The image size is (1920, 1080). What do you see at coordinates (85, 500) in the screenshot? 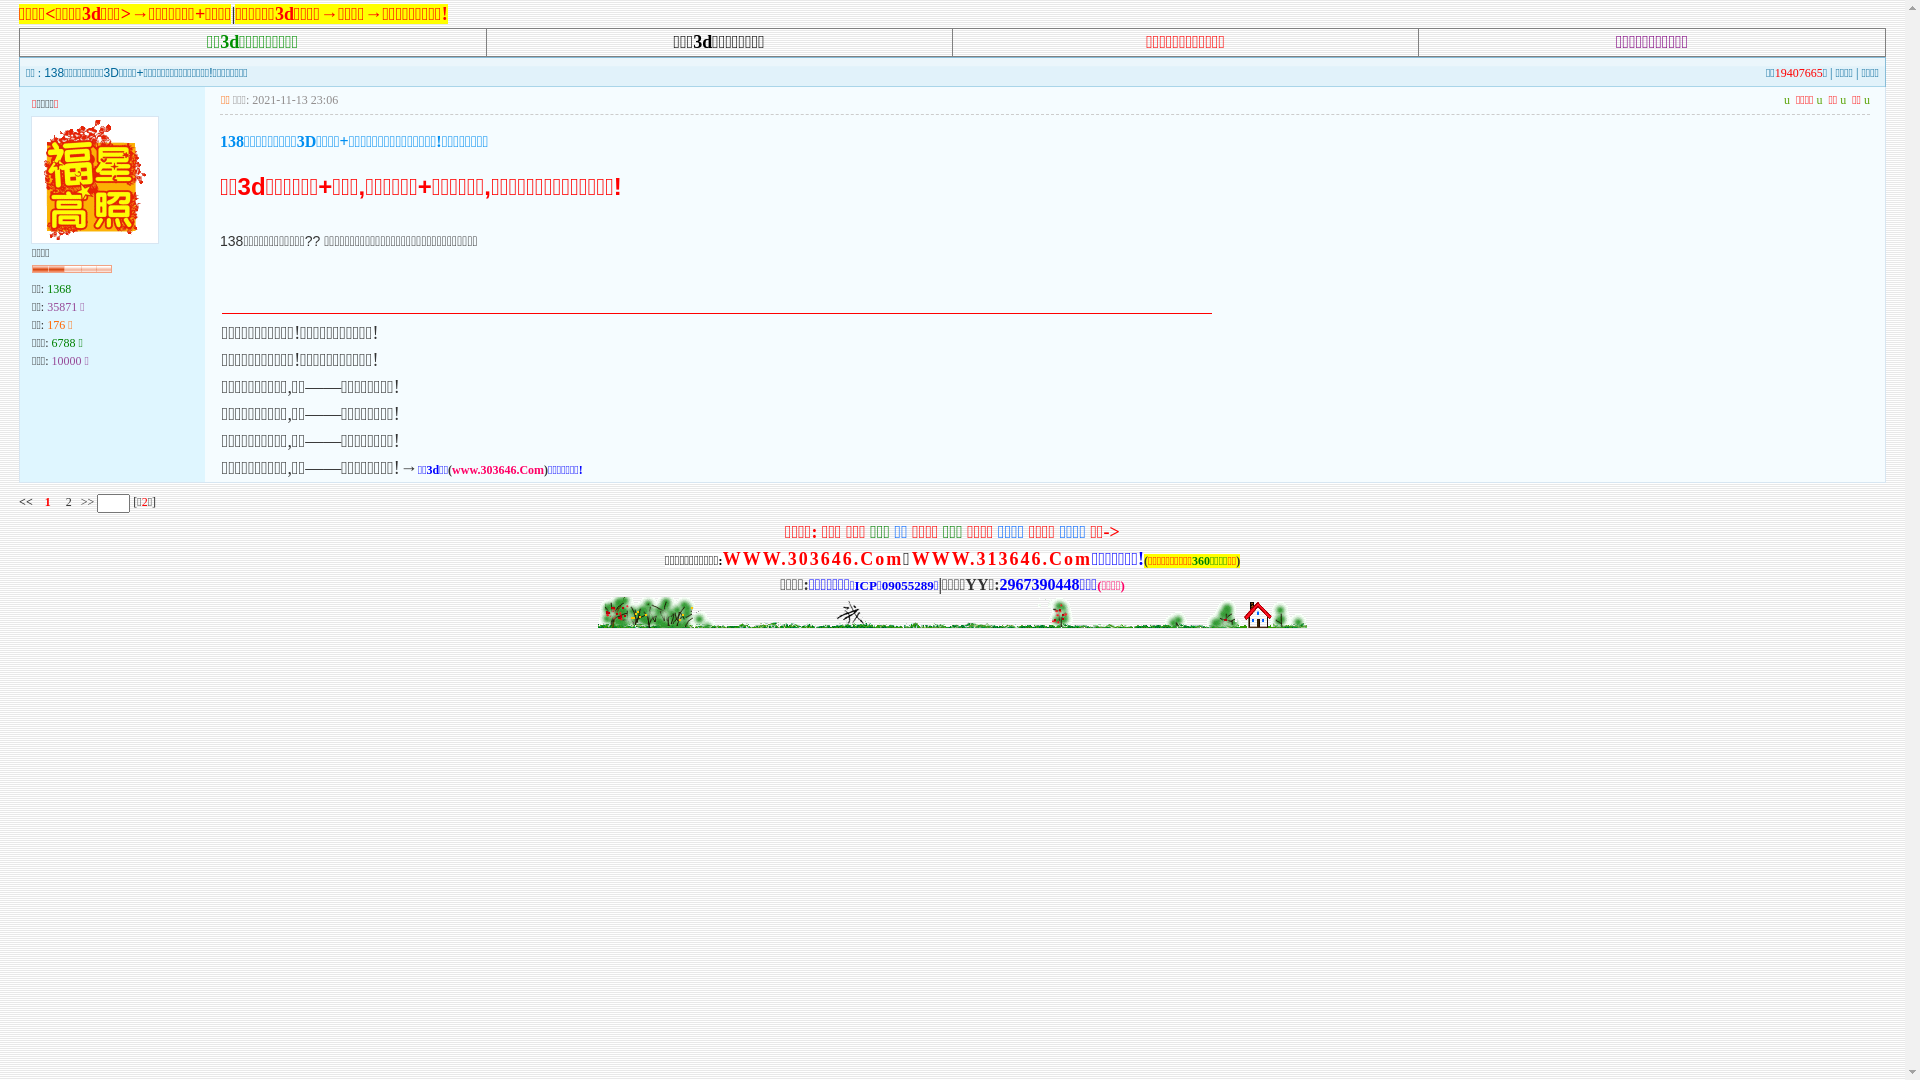
I see `'>>'` at bounding box center [85, 500].